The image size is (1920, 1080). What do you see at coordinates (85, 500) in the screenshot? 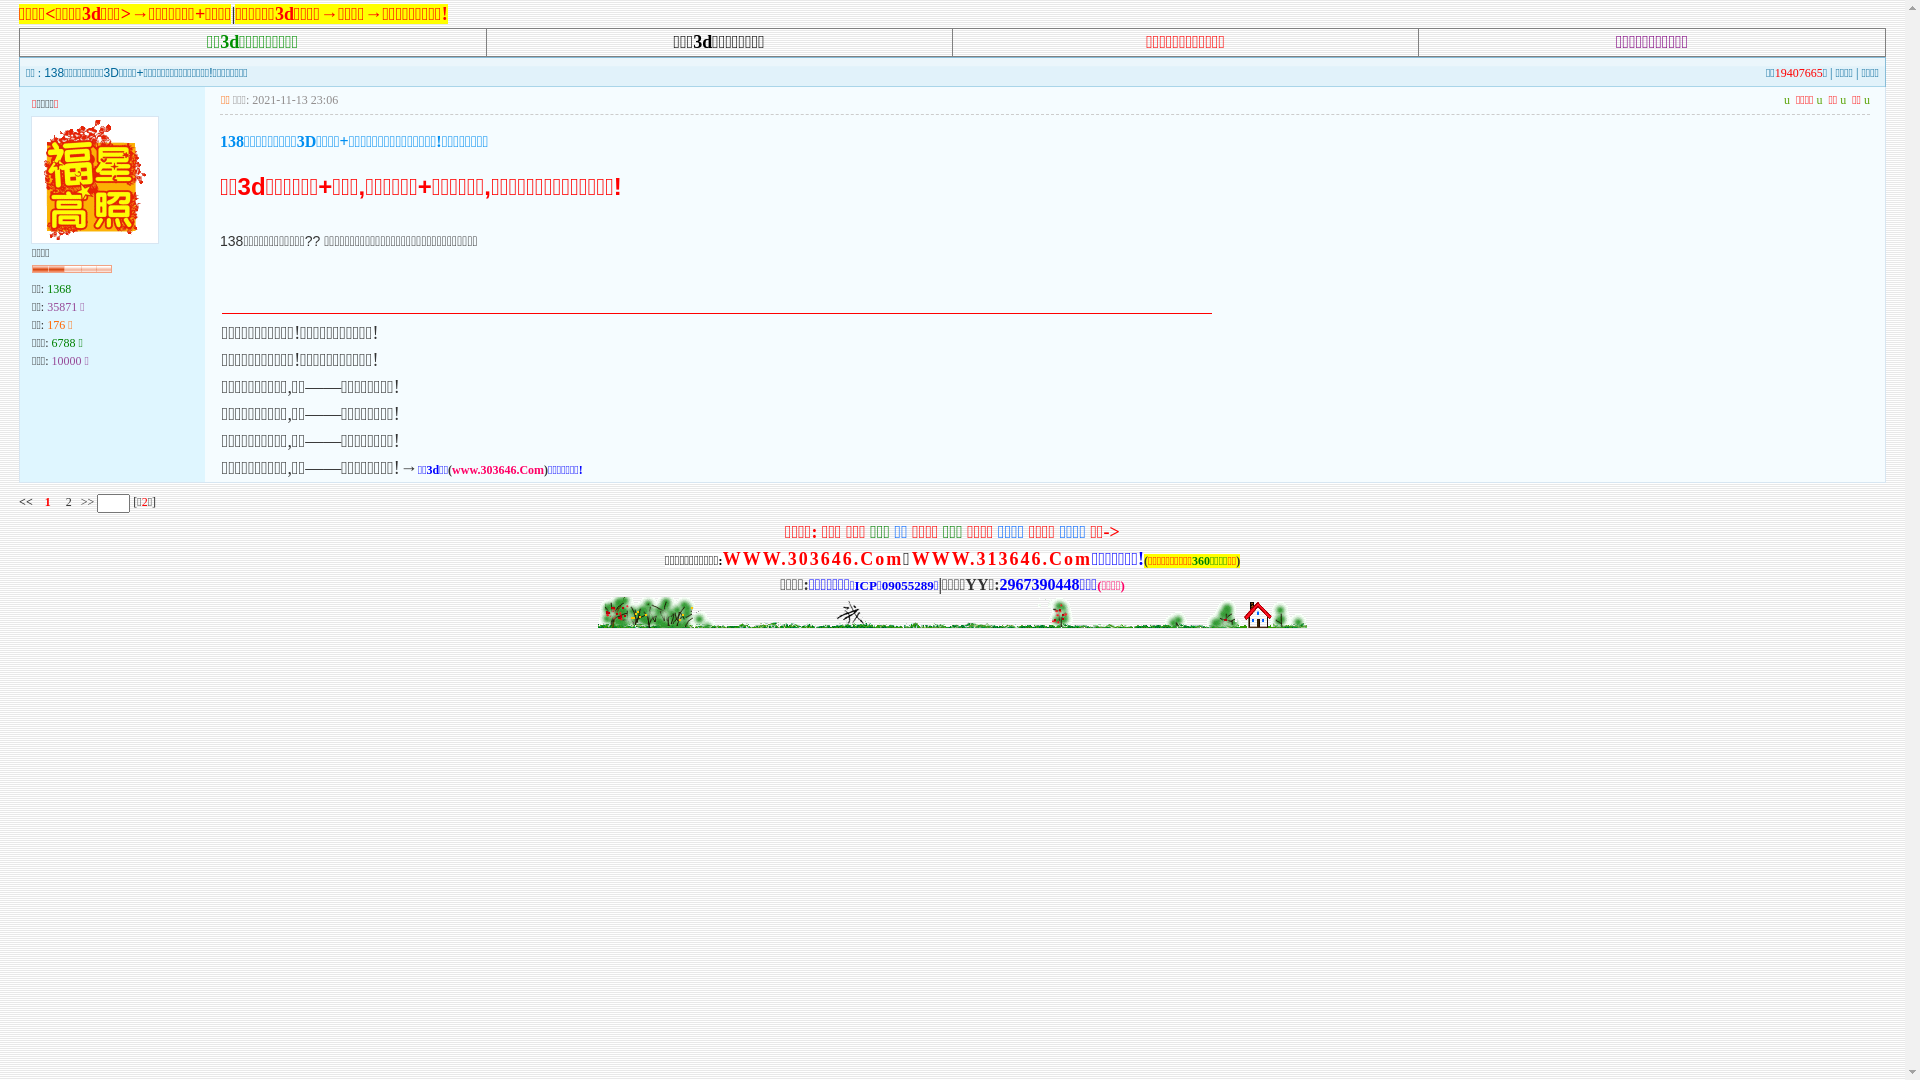
I see `'>>'` at bounding box center [85, 500].